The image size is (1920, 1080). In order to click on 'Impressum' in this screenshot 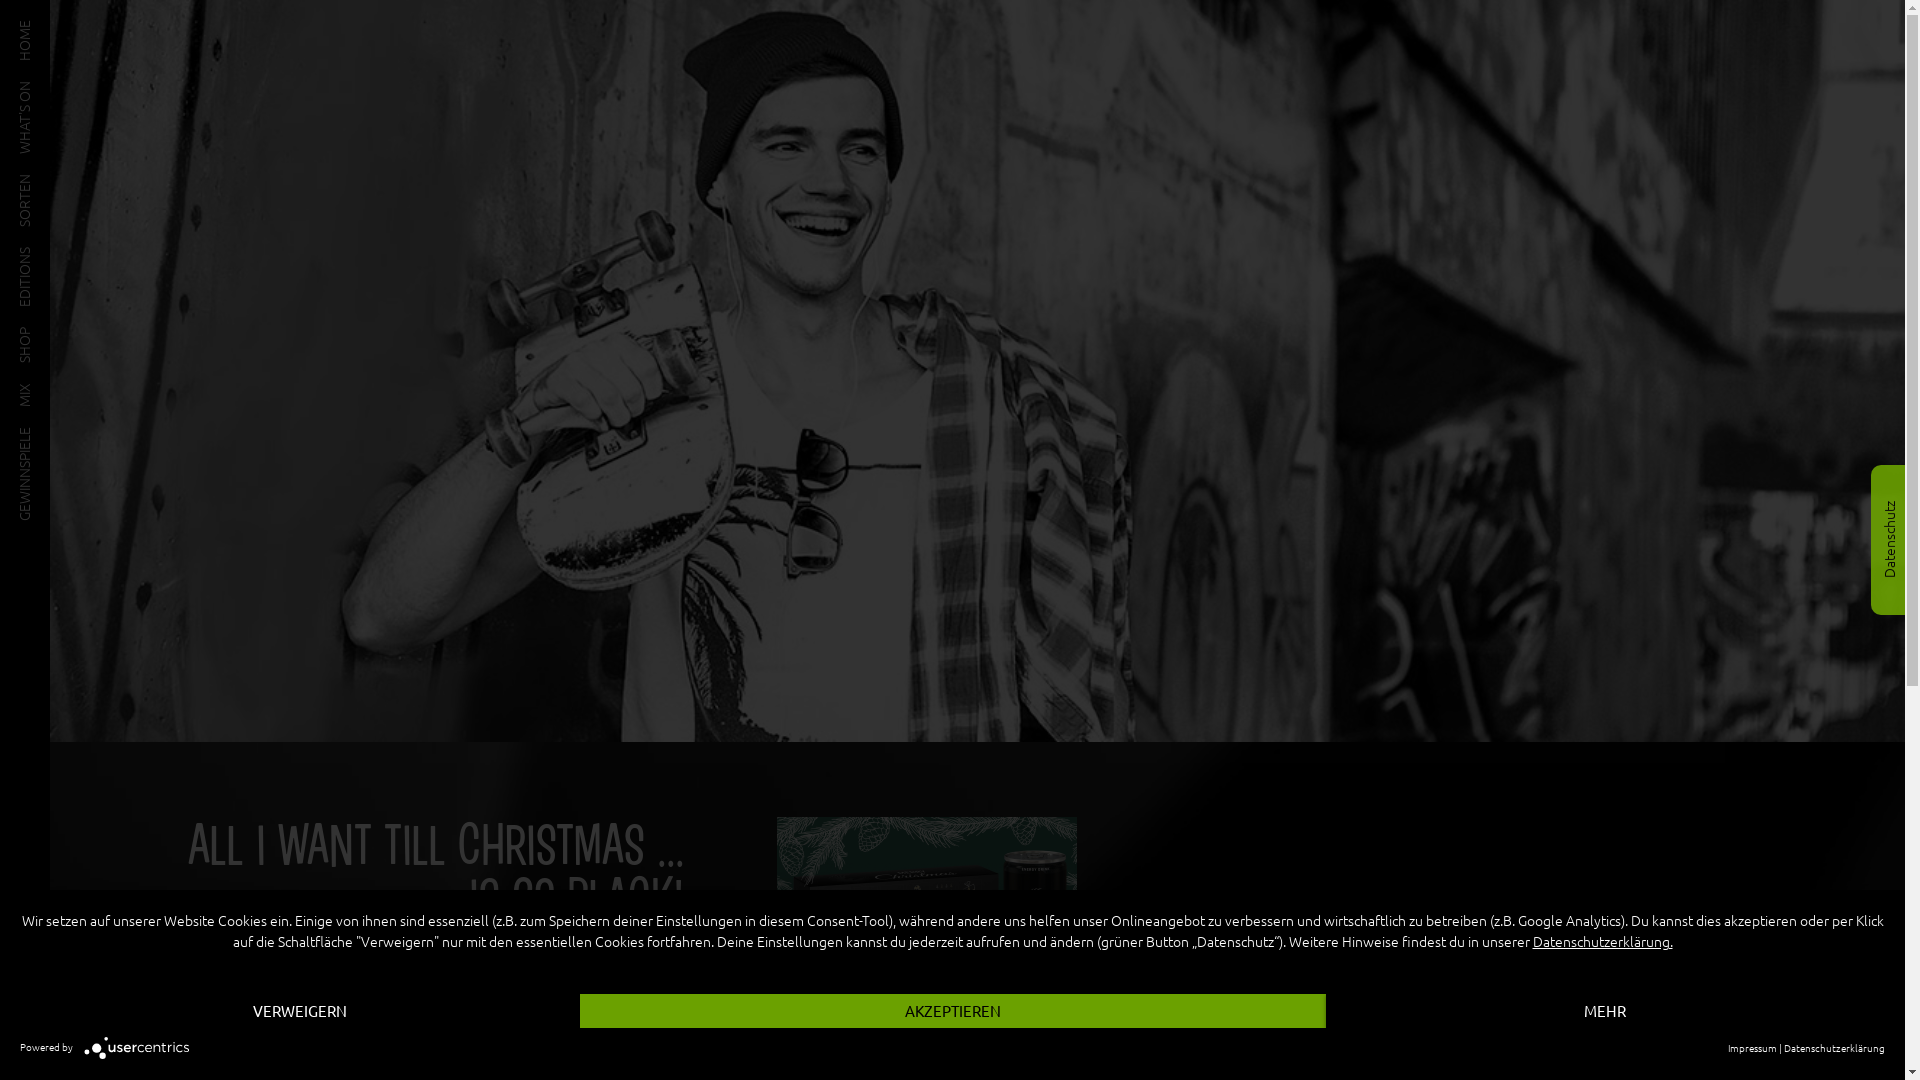, I will do `click(1751, 1046)`.